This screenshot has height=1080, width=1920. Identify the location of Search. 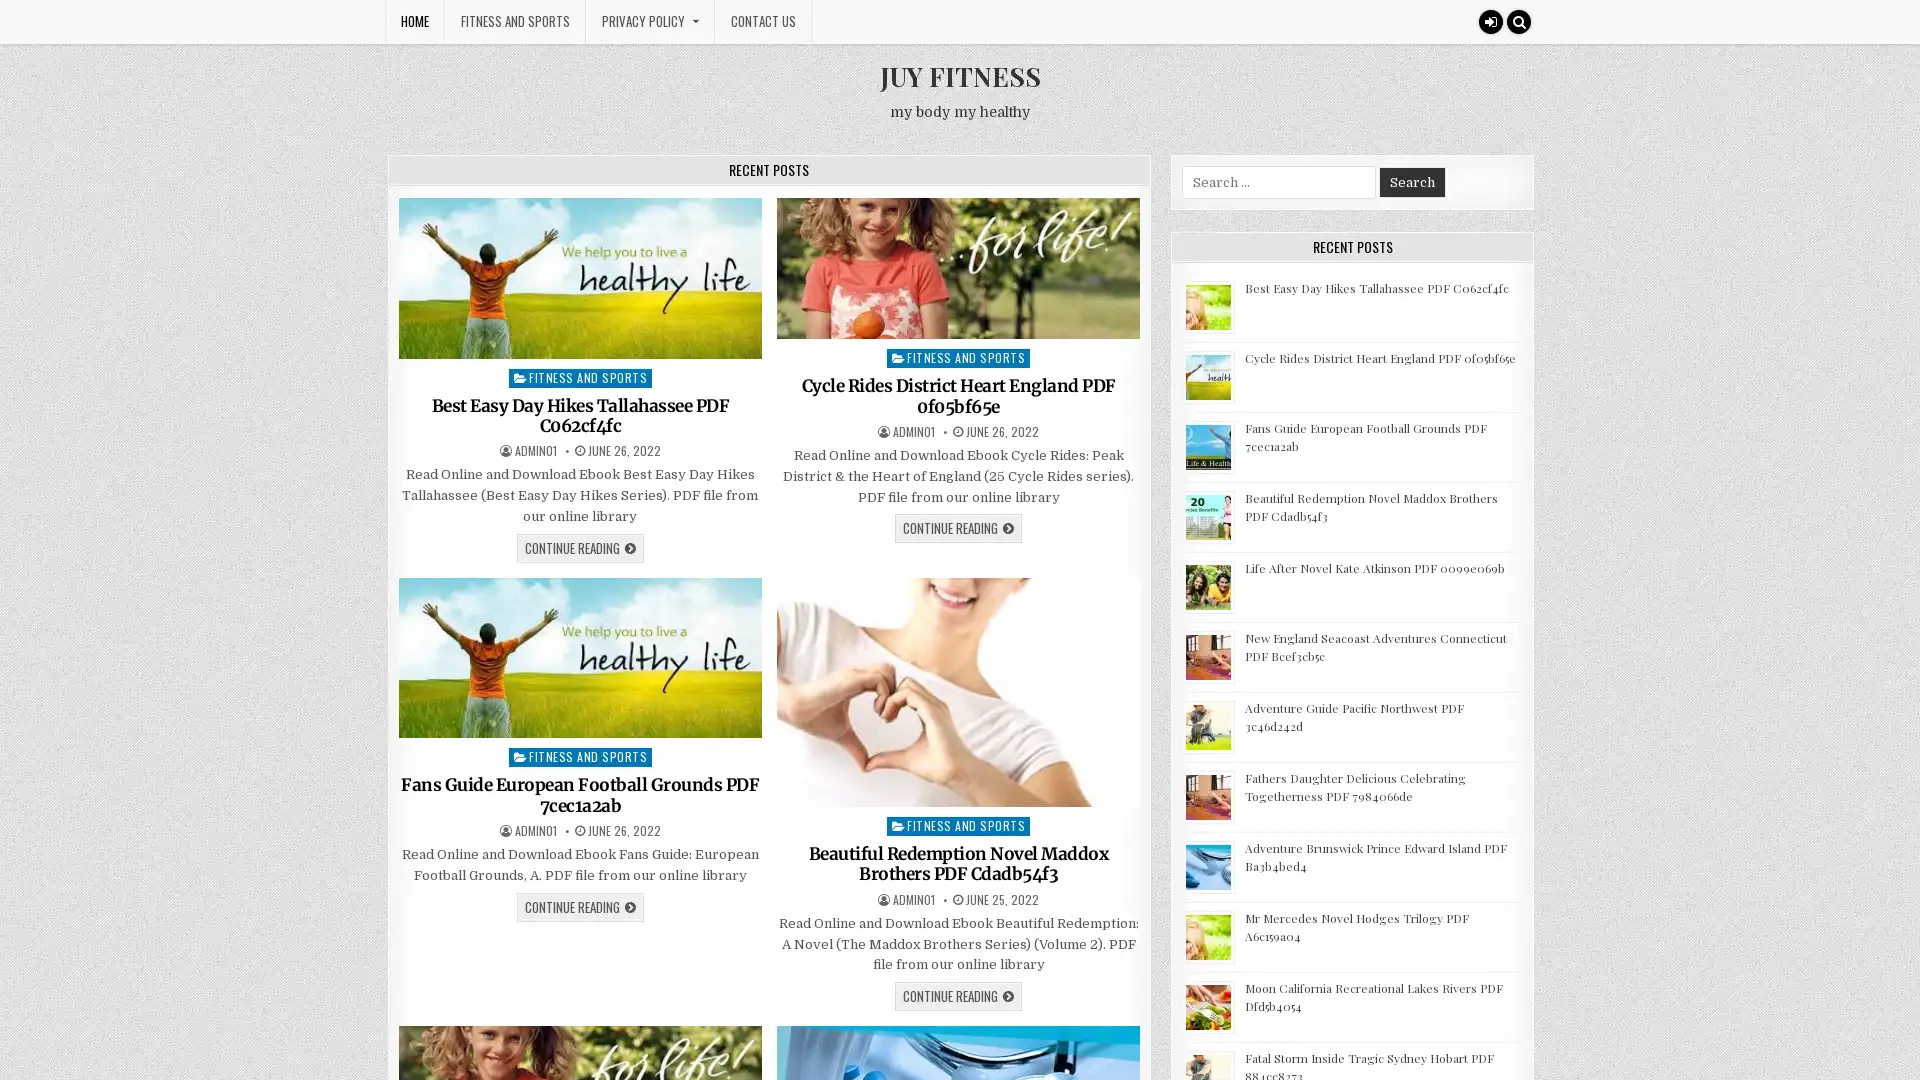
(1411, 182).